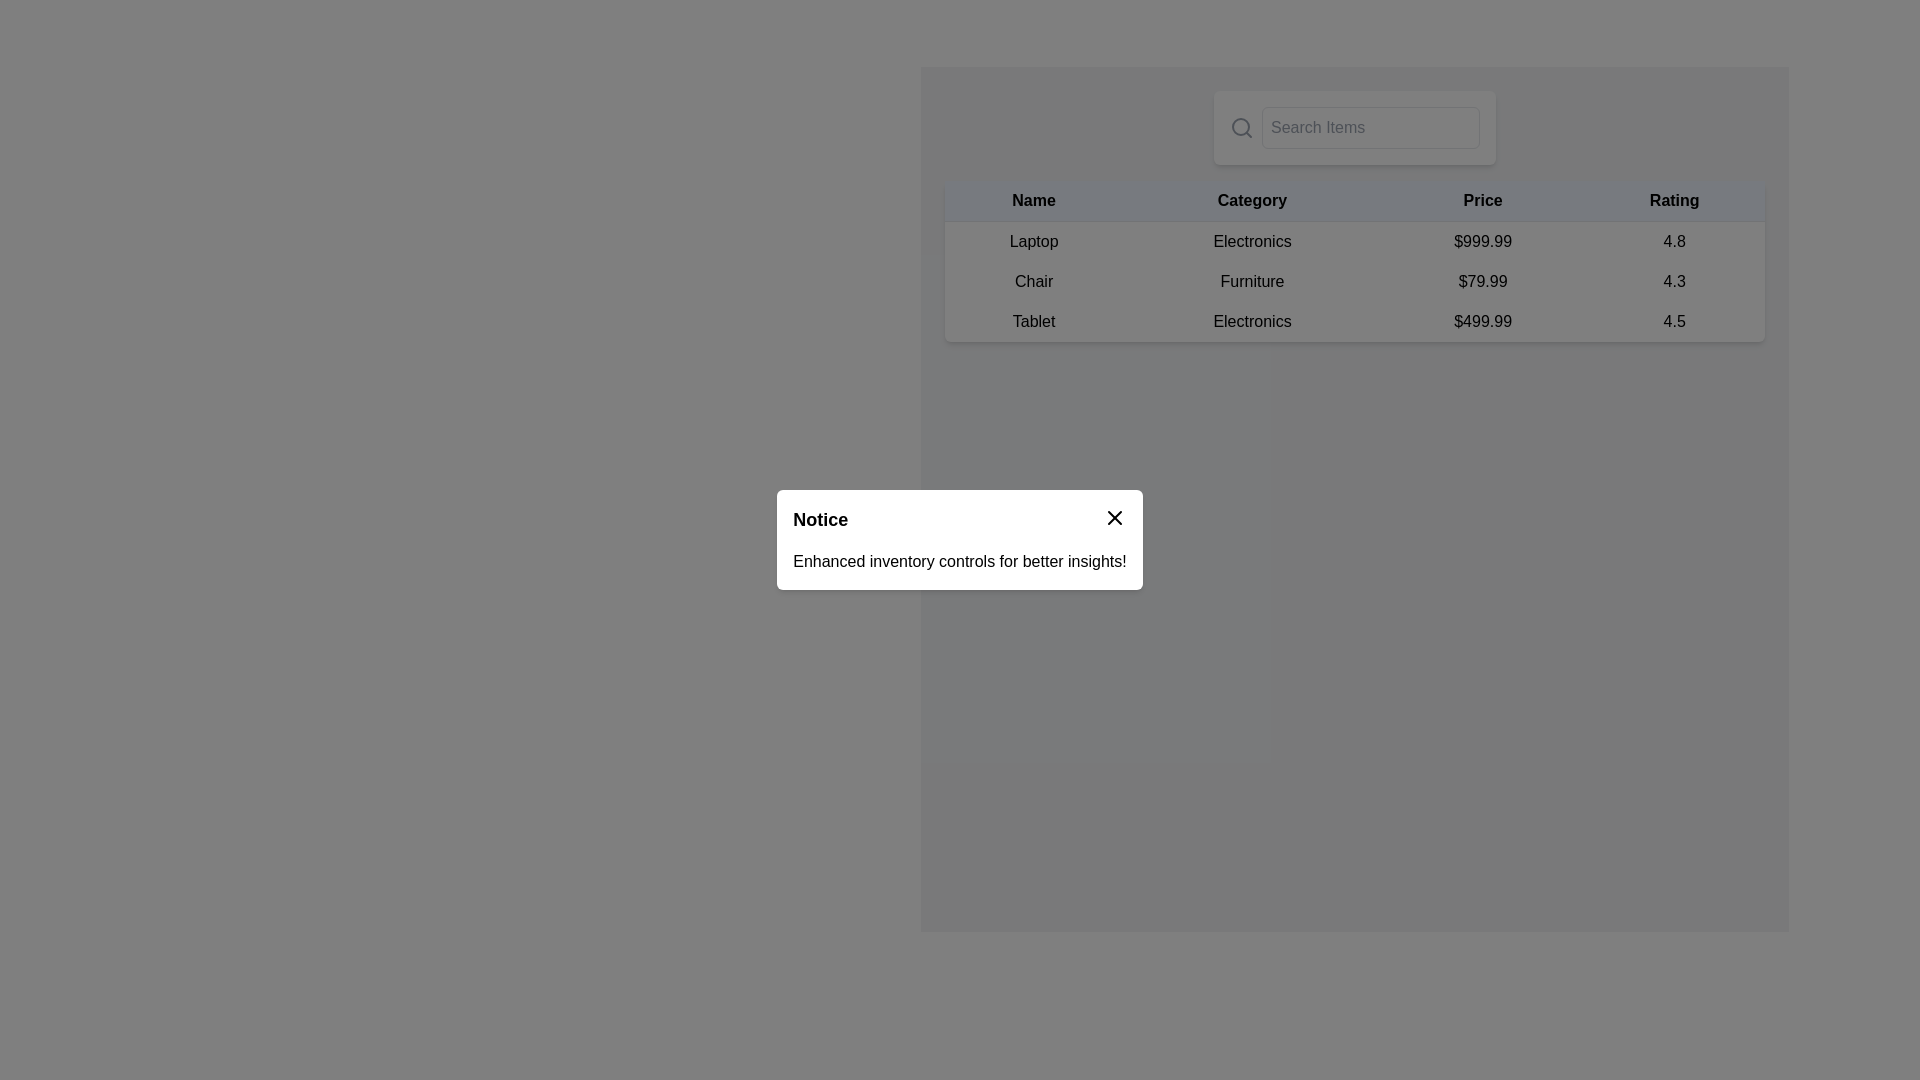 This screenshot has height=1080, width=1920. Describe the element at coordinates (1251, 201) in the screenshot. I see `the 'Category' column header in the table, which is centrally located between the 'Name' and 'Price' headings` at that location.